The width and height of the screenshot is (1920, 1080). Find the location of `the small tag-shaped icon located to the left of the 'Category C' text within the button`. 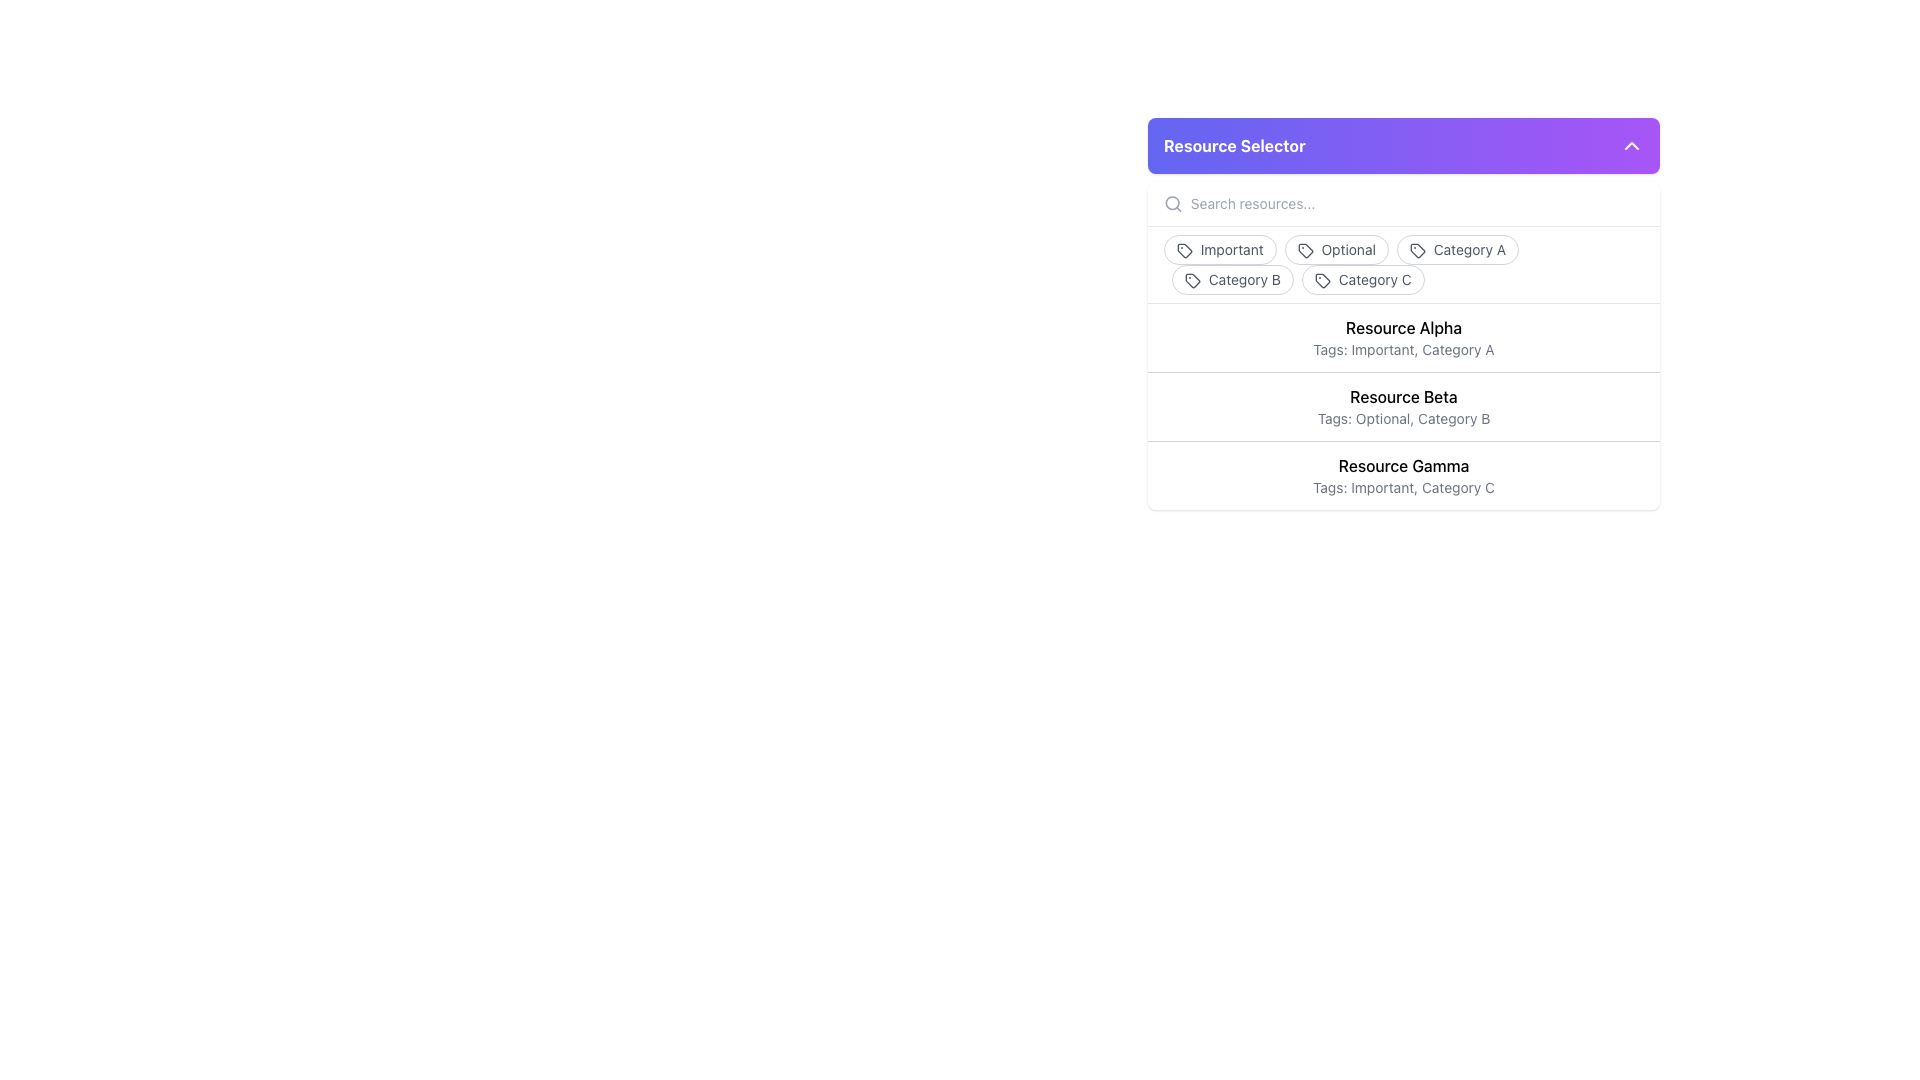

the small tag-shaped icon located to the left of the 'Category C' text within the button is located at coordinates (1322, 281).